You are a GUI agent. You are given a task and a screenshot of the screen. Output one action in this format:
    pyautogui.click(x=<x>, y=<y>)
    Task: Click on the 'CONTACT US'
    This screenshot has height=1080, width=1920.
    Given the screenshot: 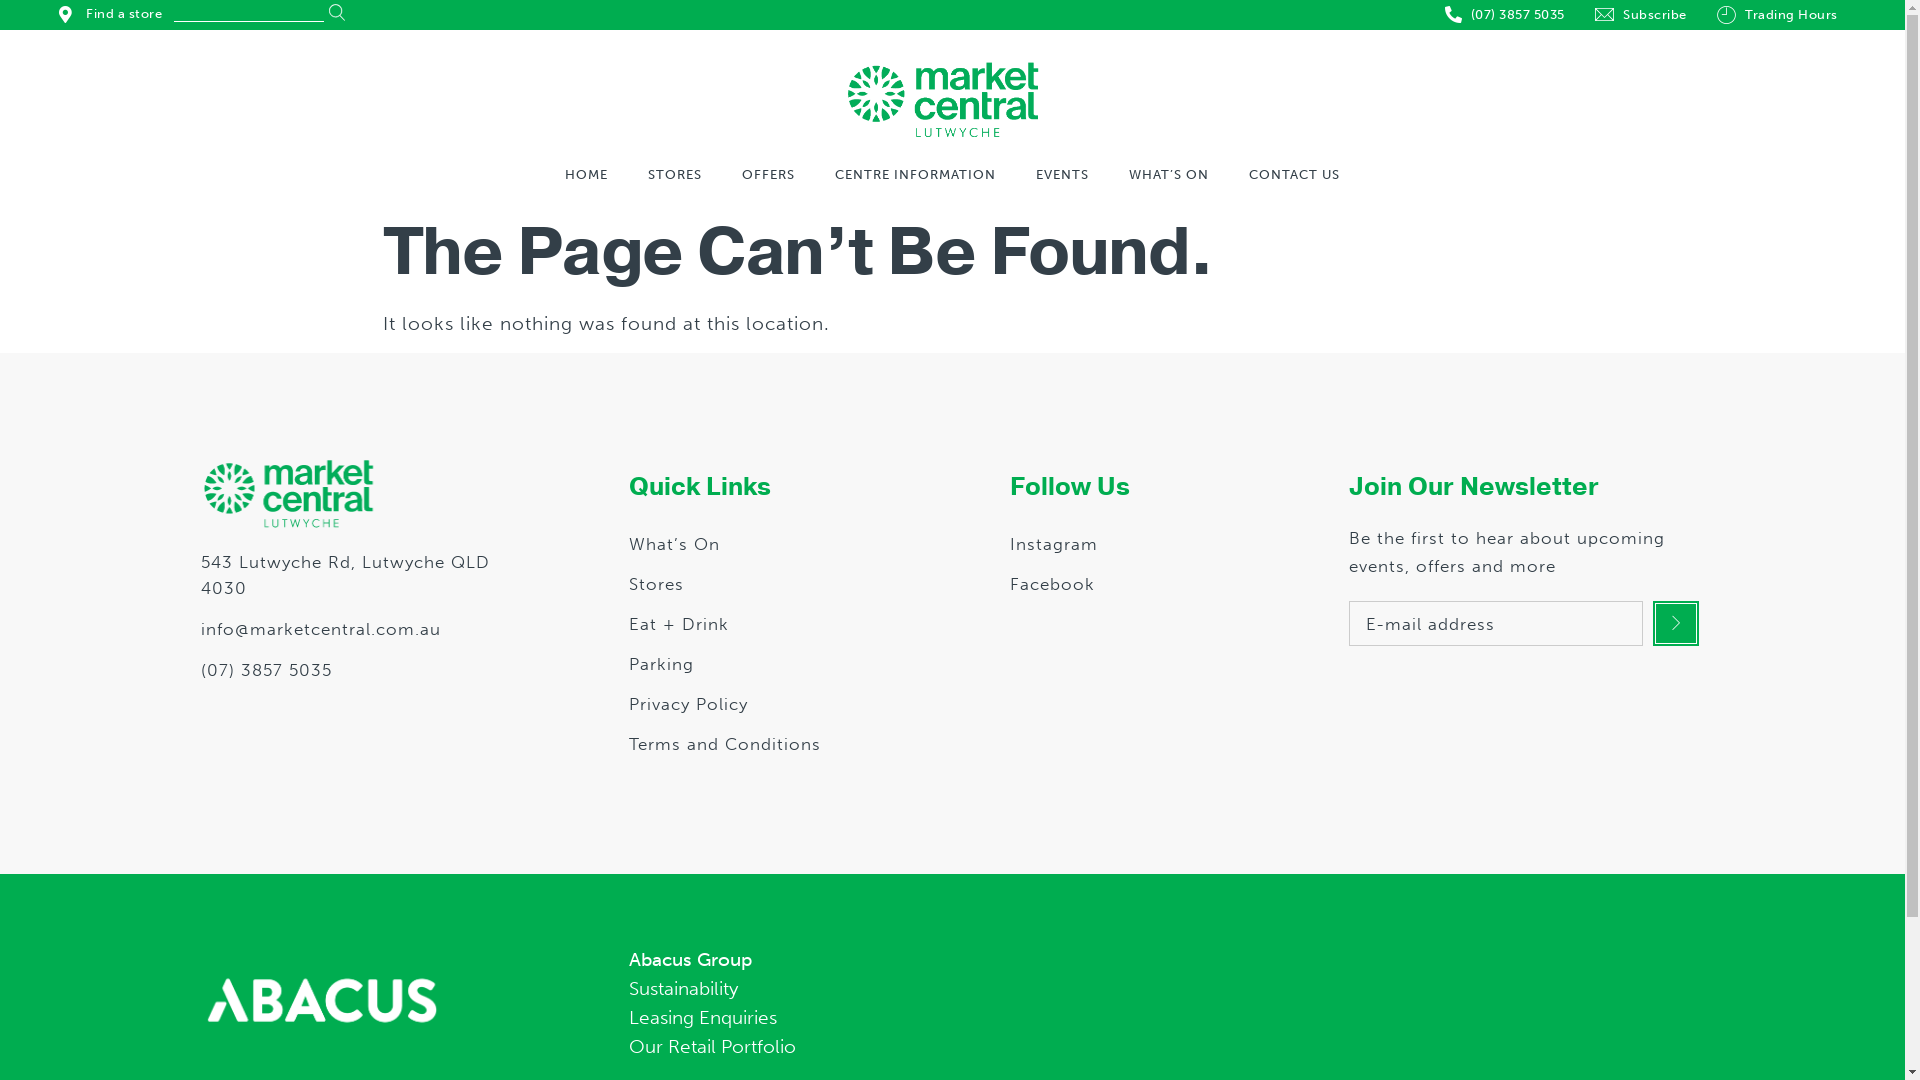 What is the action you would take?
    pyautogui.click(x=1247, y=173)
    